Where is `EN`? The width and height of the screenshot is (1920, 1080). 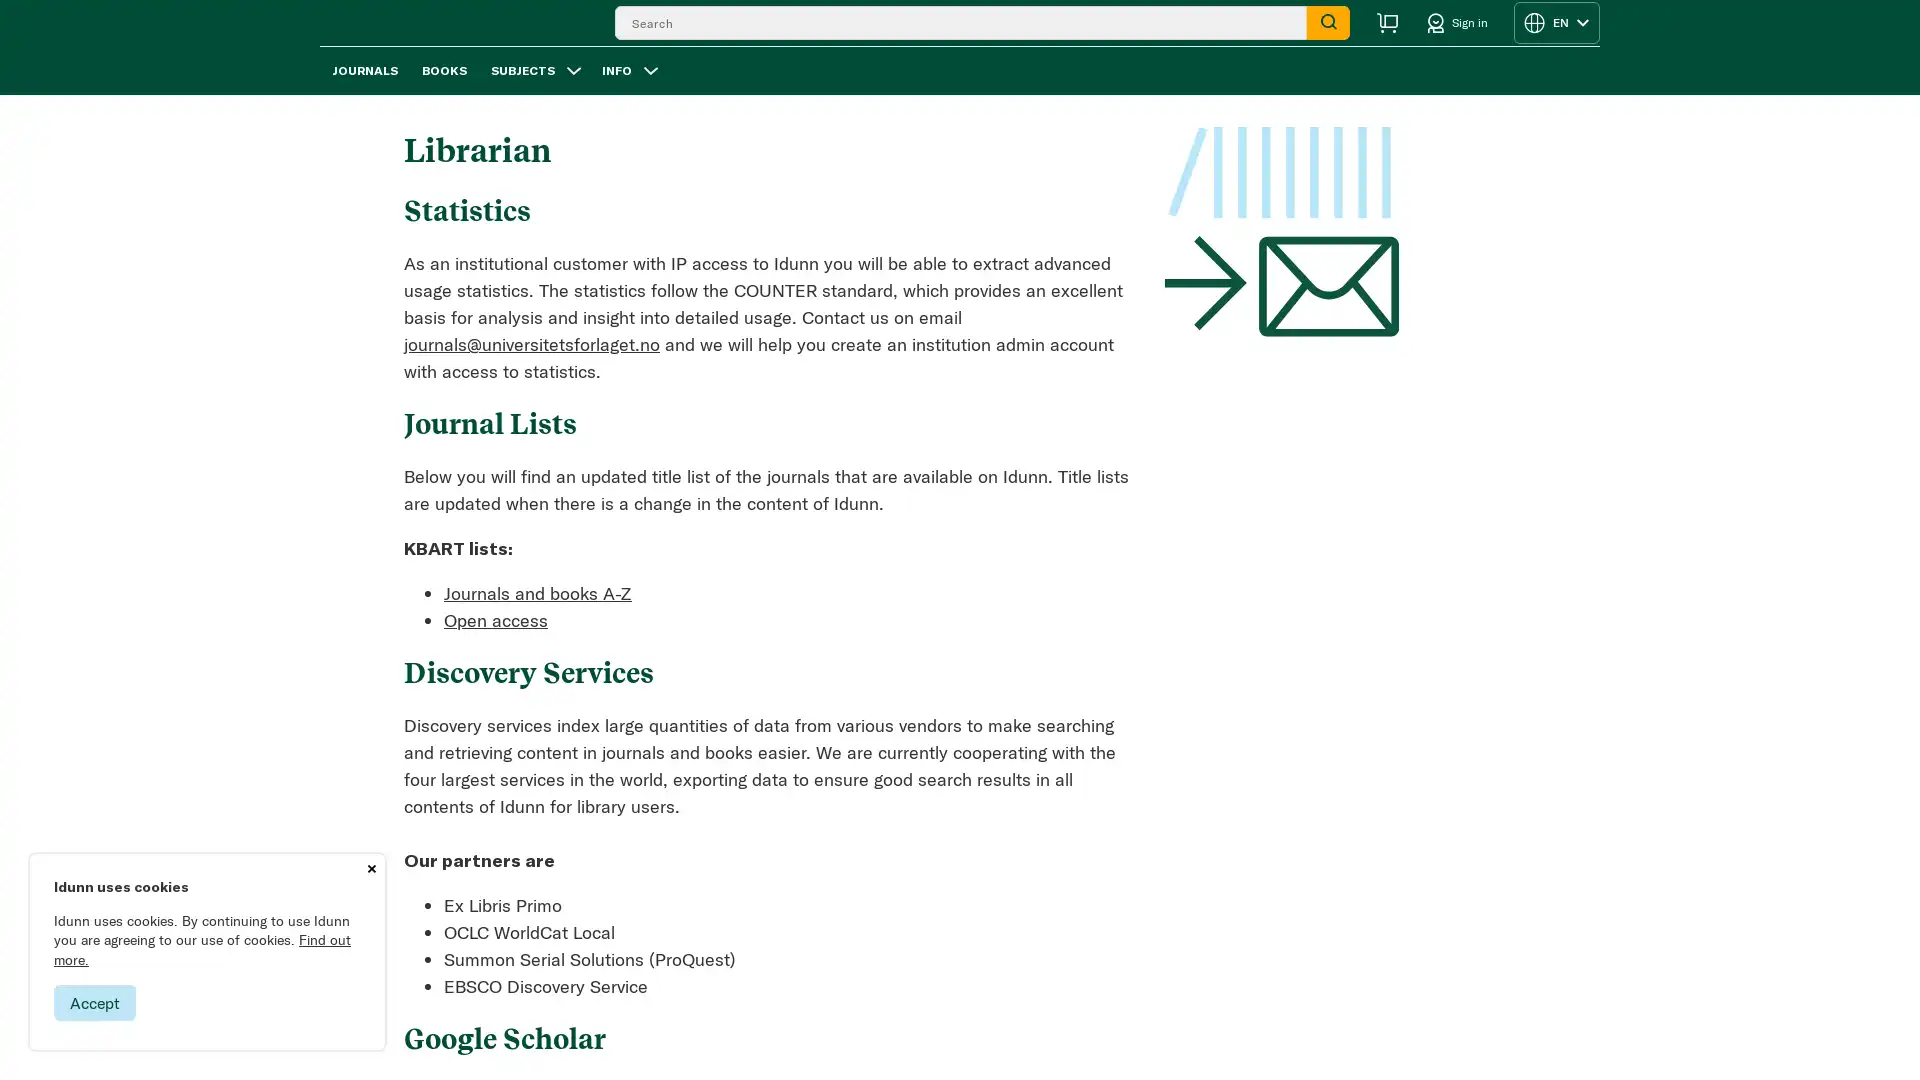
EN is located at coordinates (1555, 34).